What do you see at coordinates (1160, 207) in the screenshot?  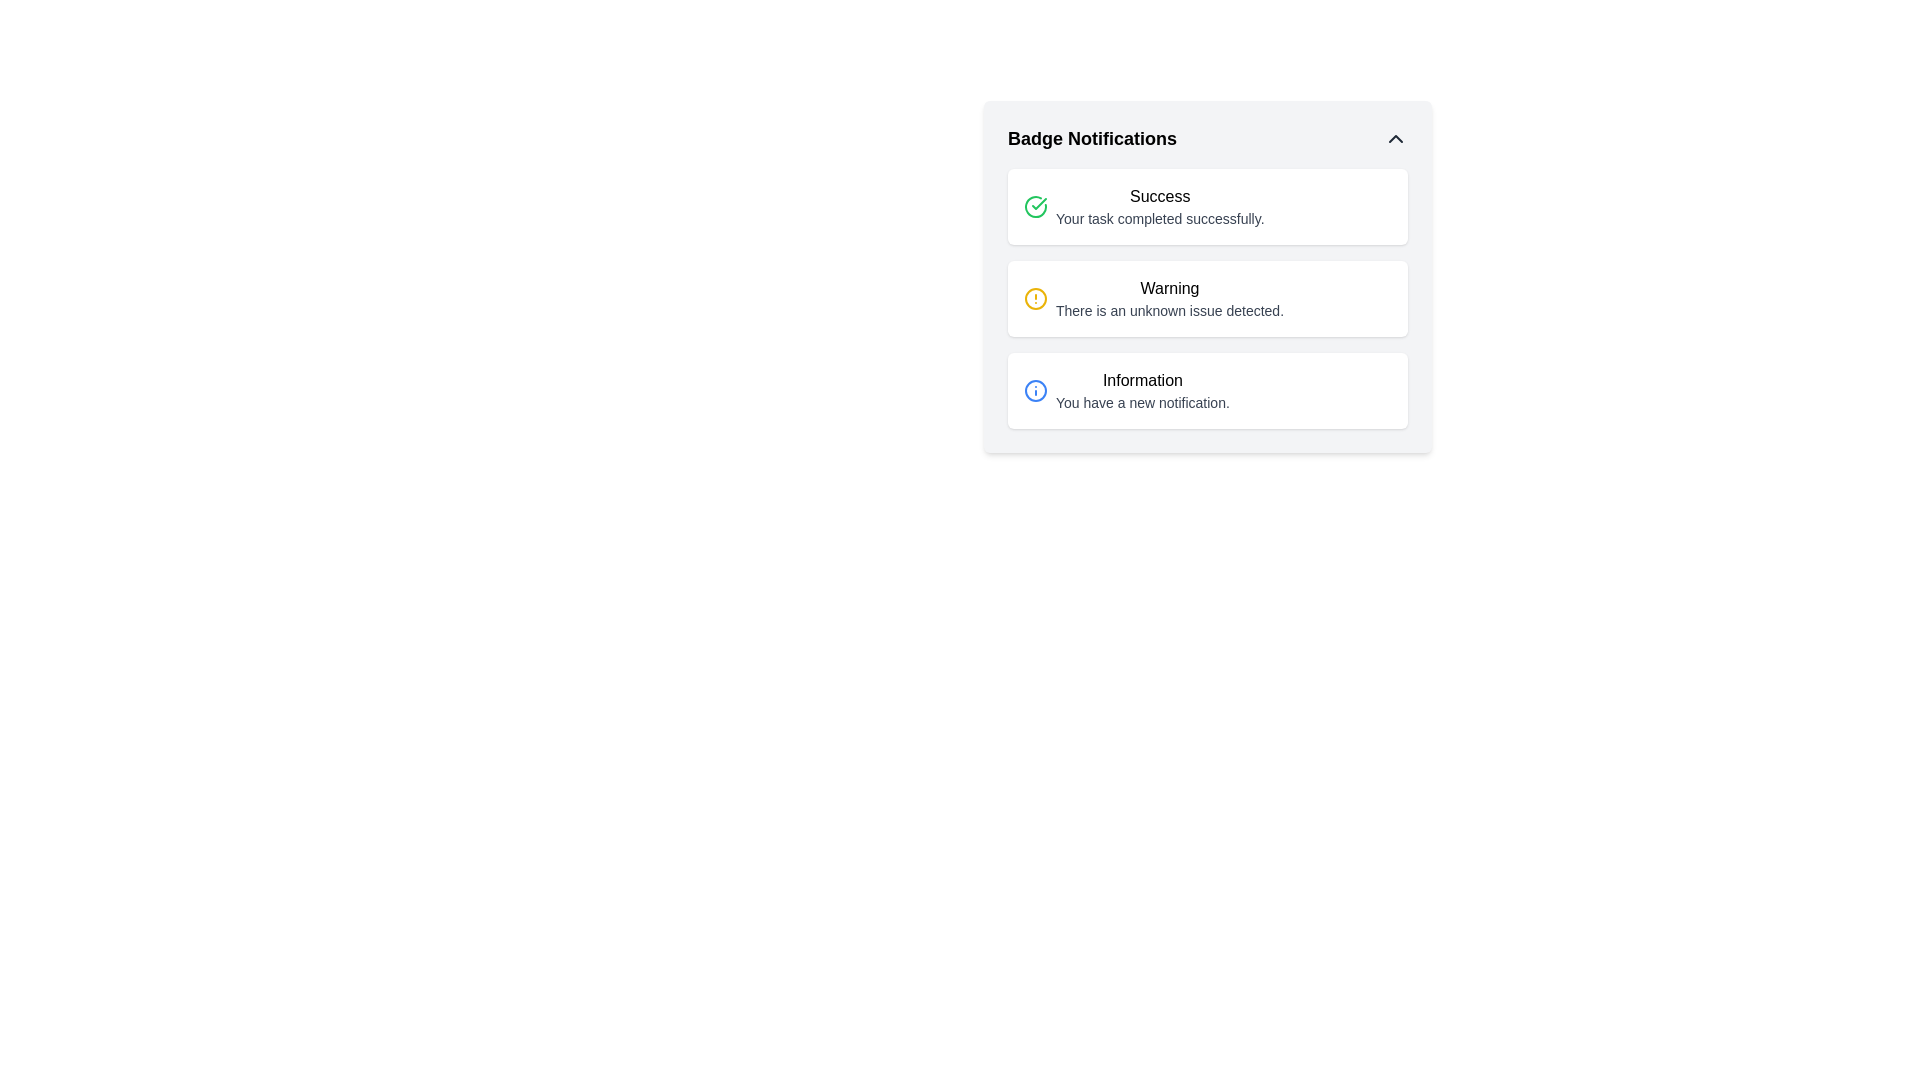 I see `the notification message displaying 'Success' with the description 'Your task completed successfully.' by clicking on it` at bounding box center [1160, 207].